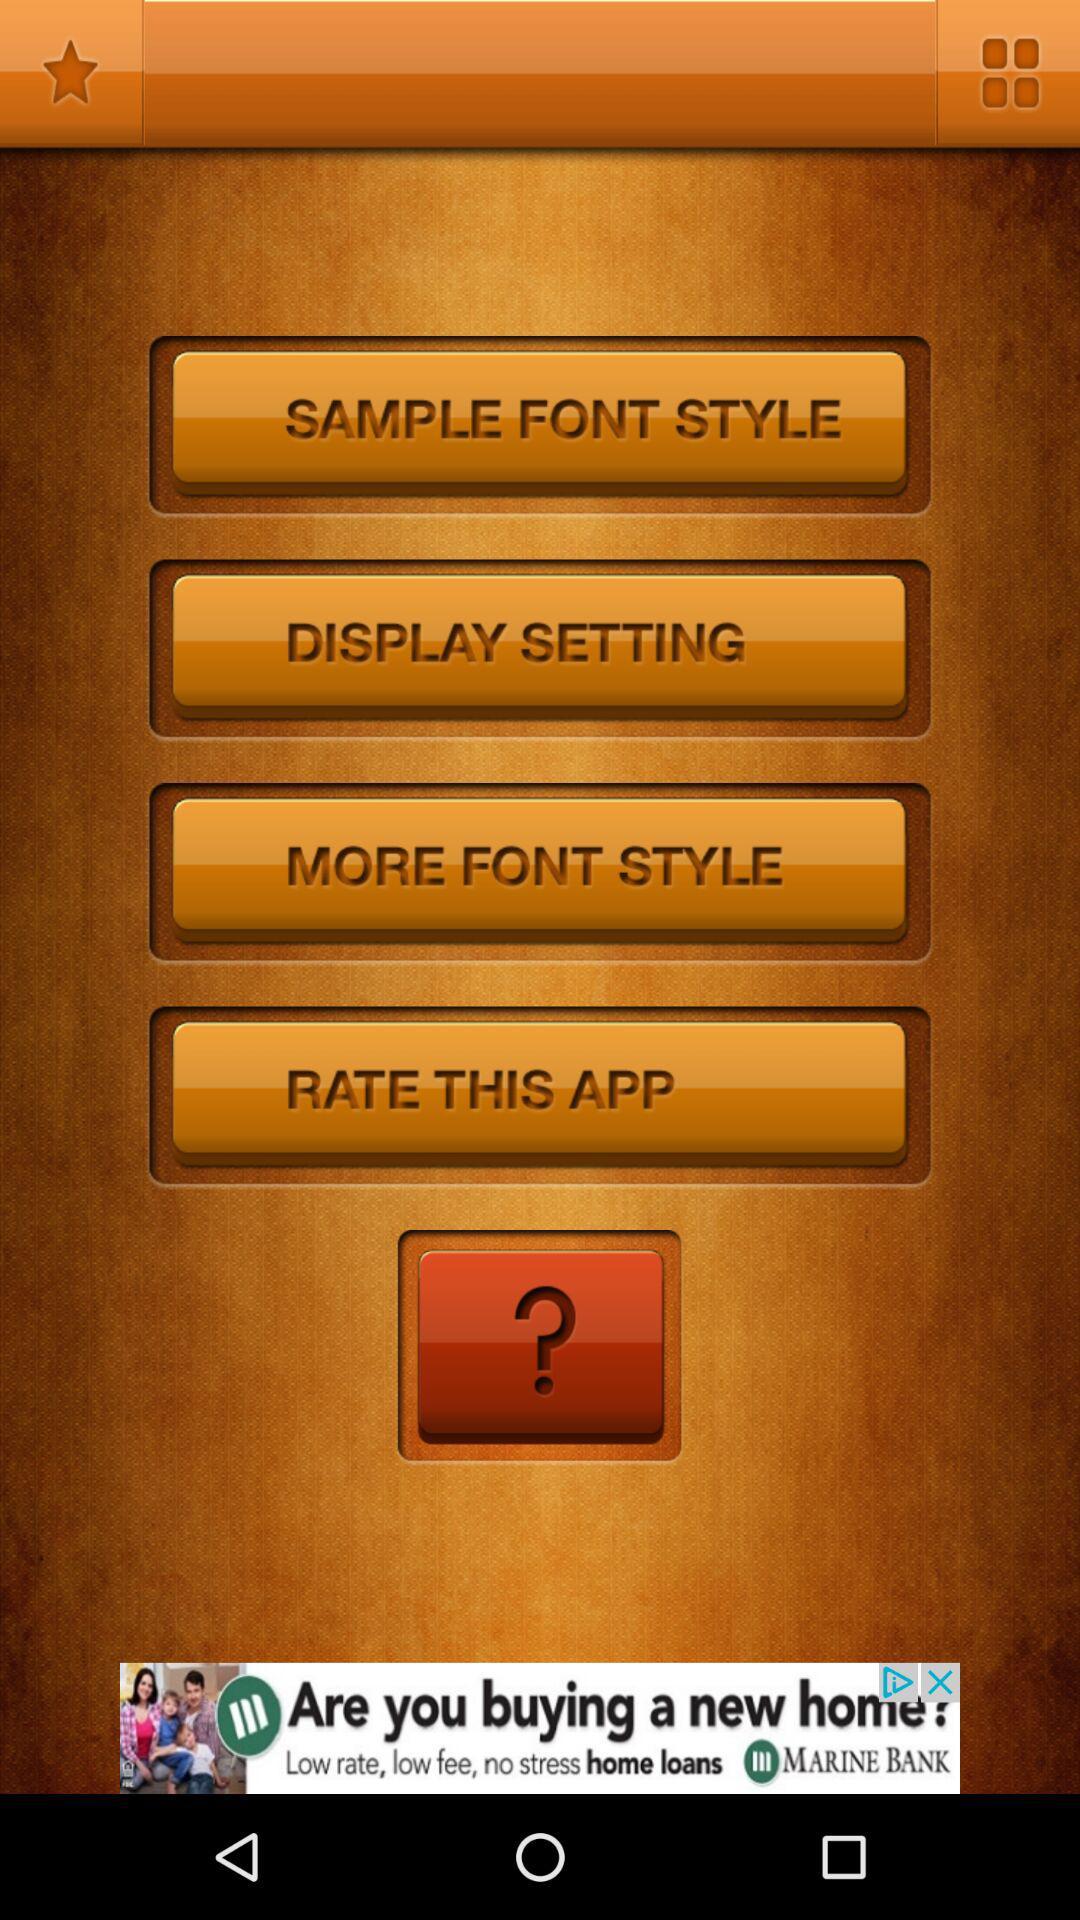 The width and height of the screenshot is (1080, 1920). Describe the element at coordinates (71, 72) in the screenshot. I see `bookmark this apge` at that location.